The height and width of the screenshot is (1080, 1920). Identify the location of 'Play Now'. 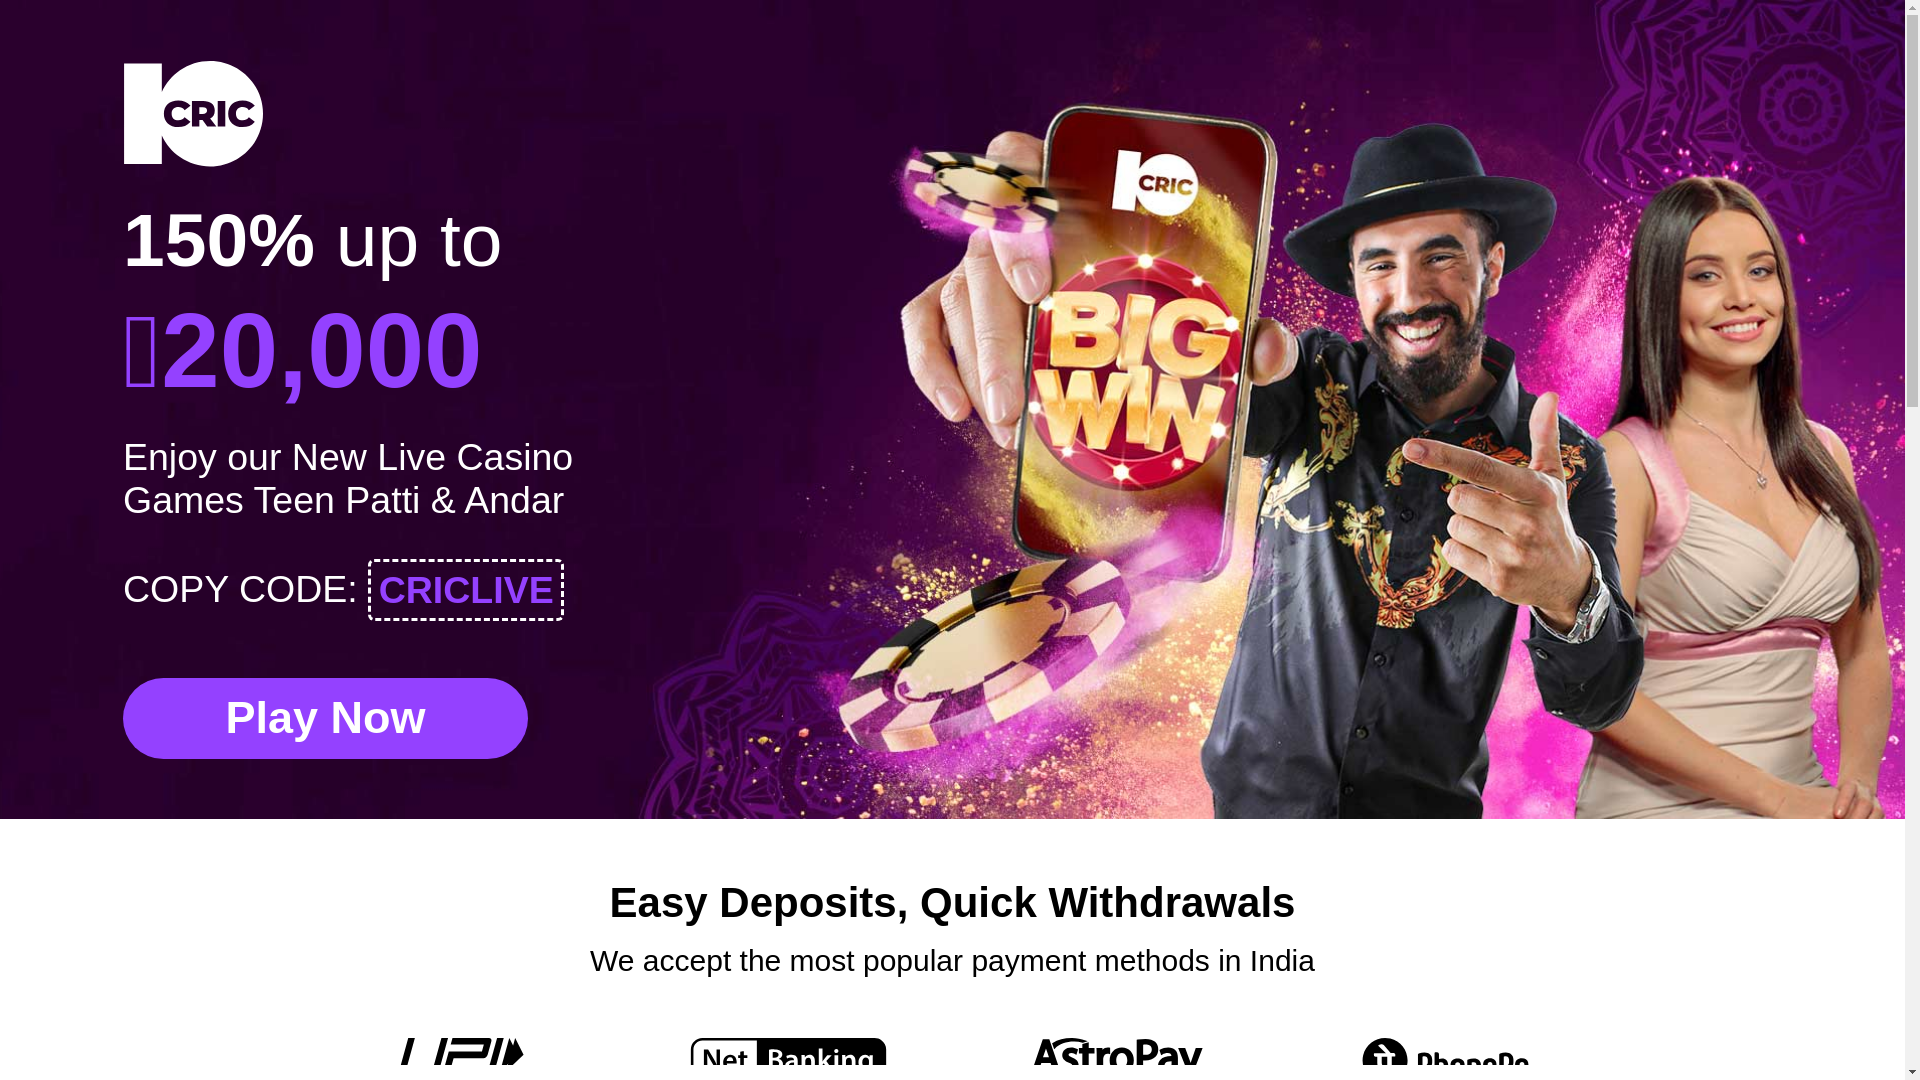
(325, 717).